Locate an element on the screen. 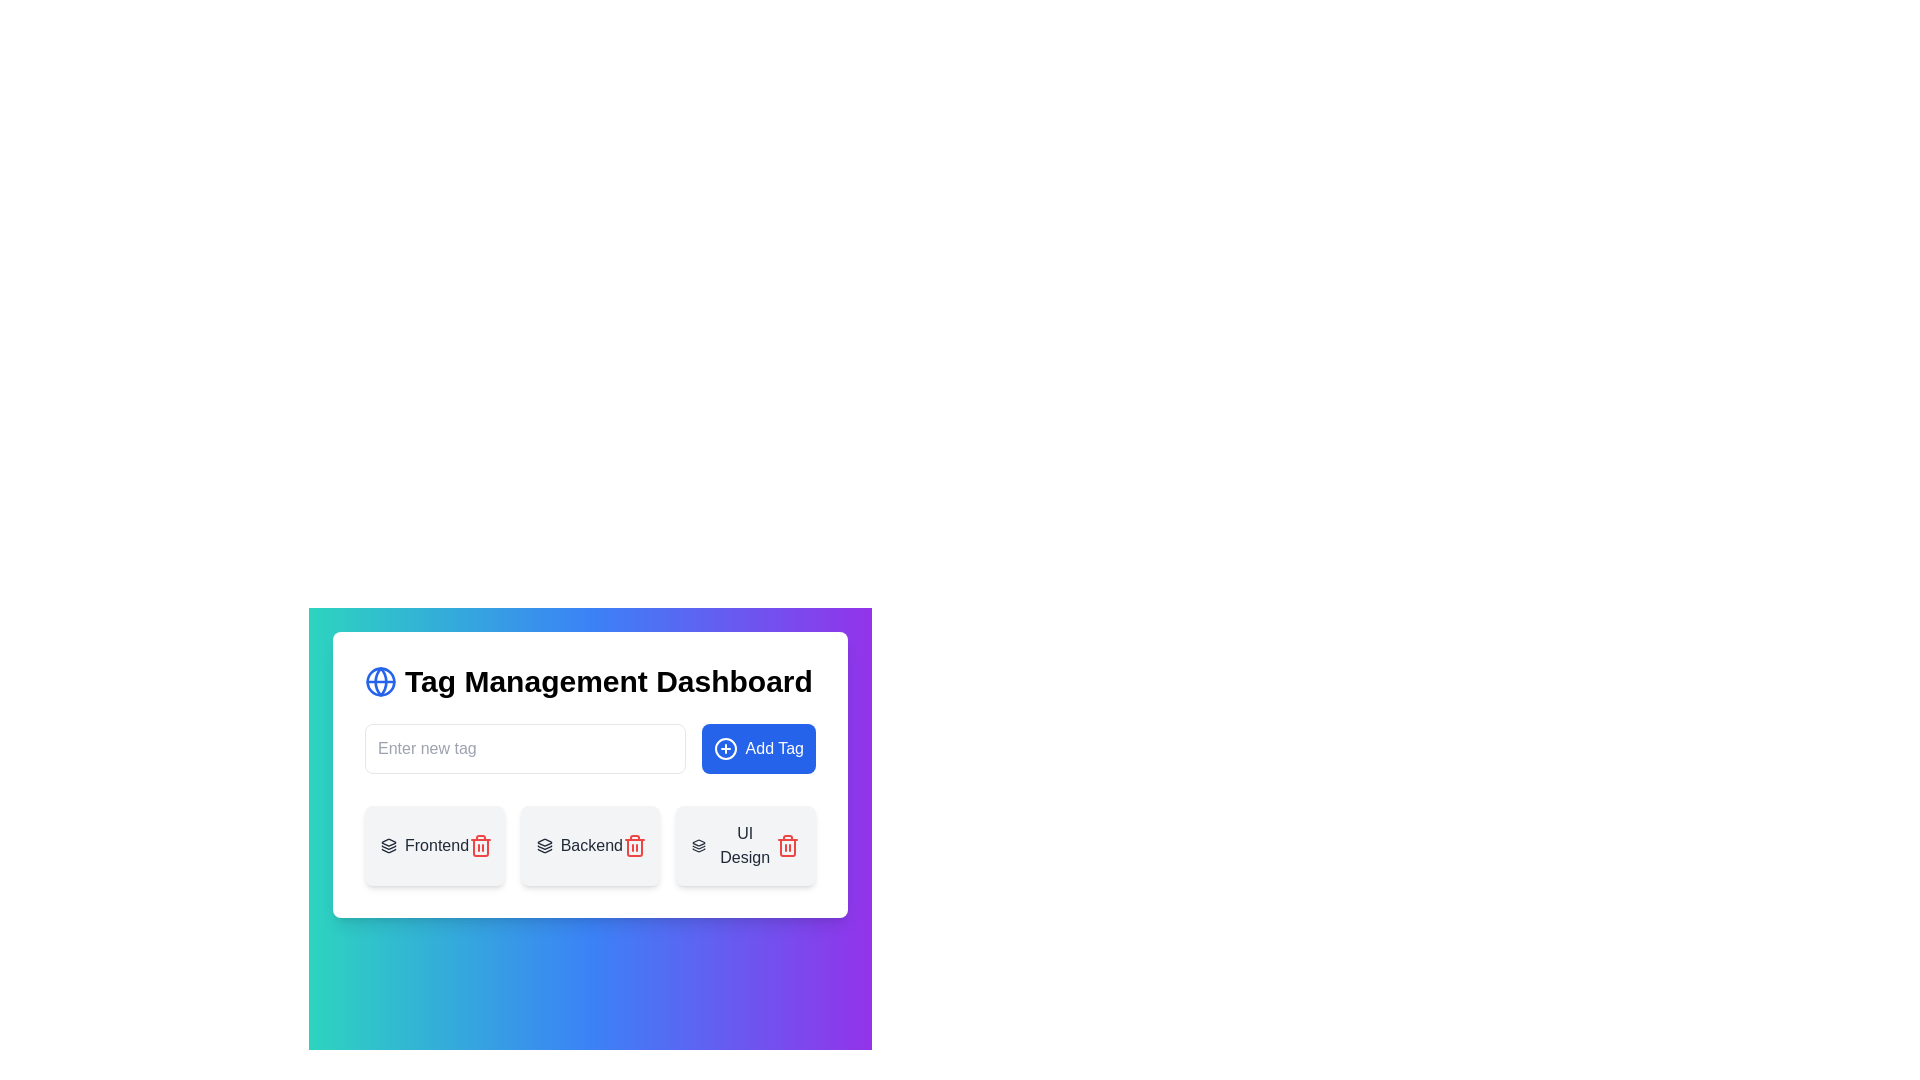 This screenshot has width=1920, height=1080. the circular blue globe icon located in the top-left corner, adjacent to the 'Tag Management Dashboard' heading is located at coordinates (380, 681).